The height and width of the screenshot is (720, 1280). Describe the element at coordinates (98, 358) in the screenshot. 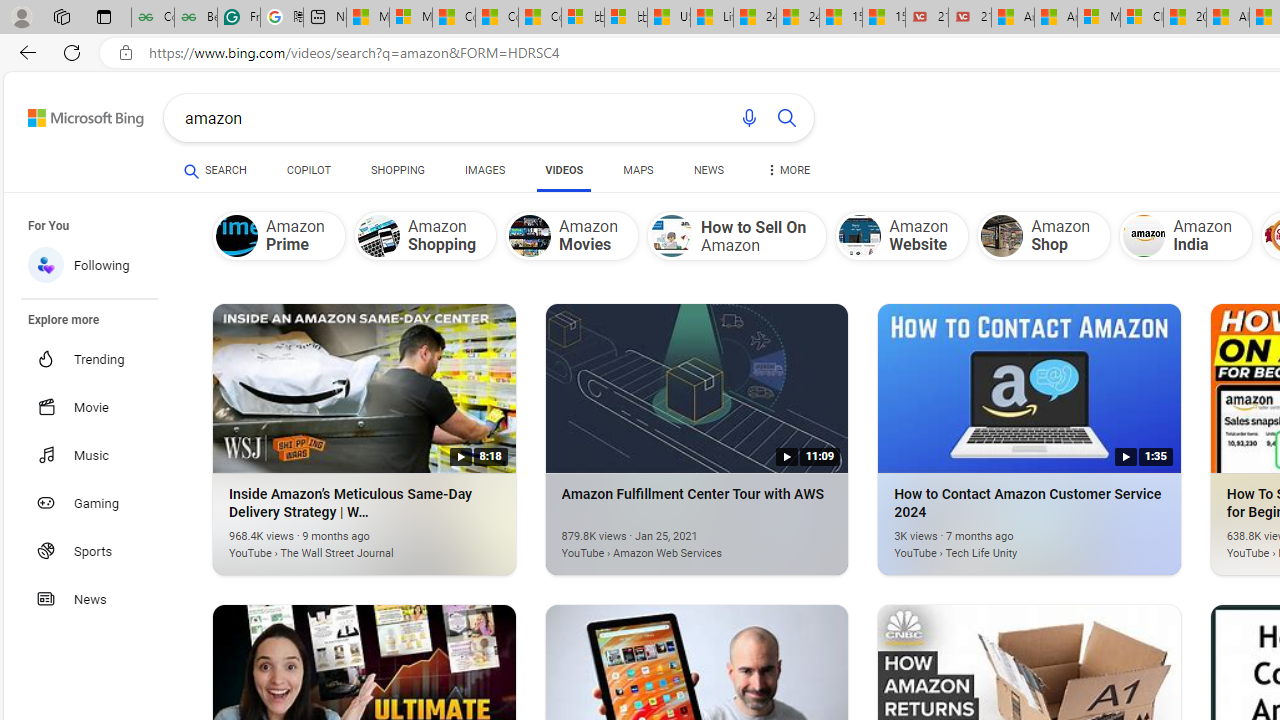

I see `'Trending'` at that location.